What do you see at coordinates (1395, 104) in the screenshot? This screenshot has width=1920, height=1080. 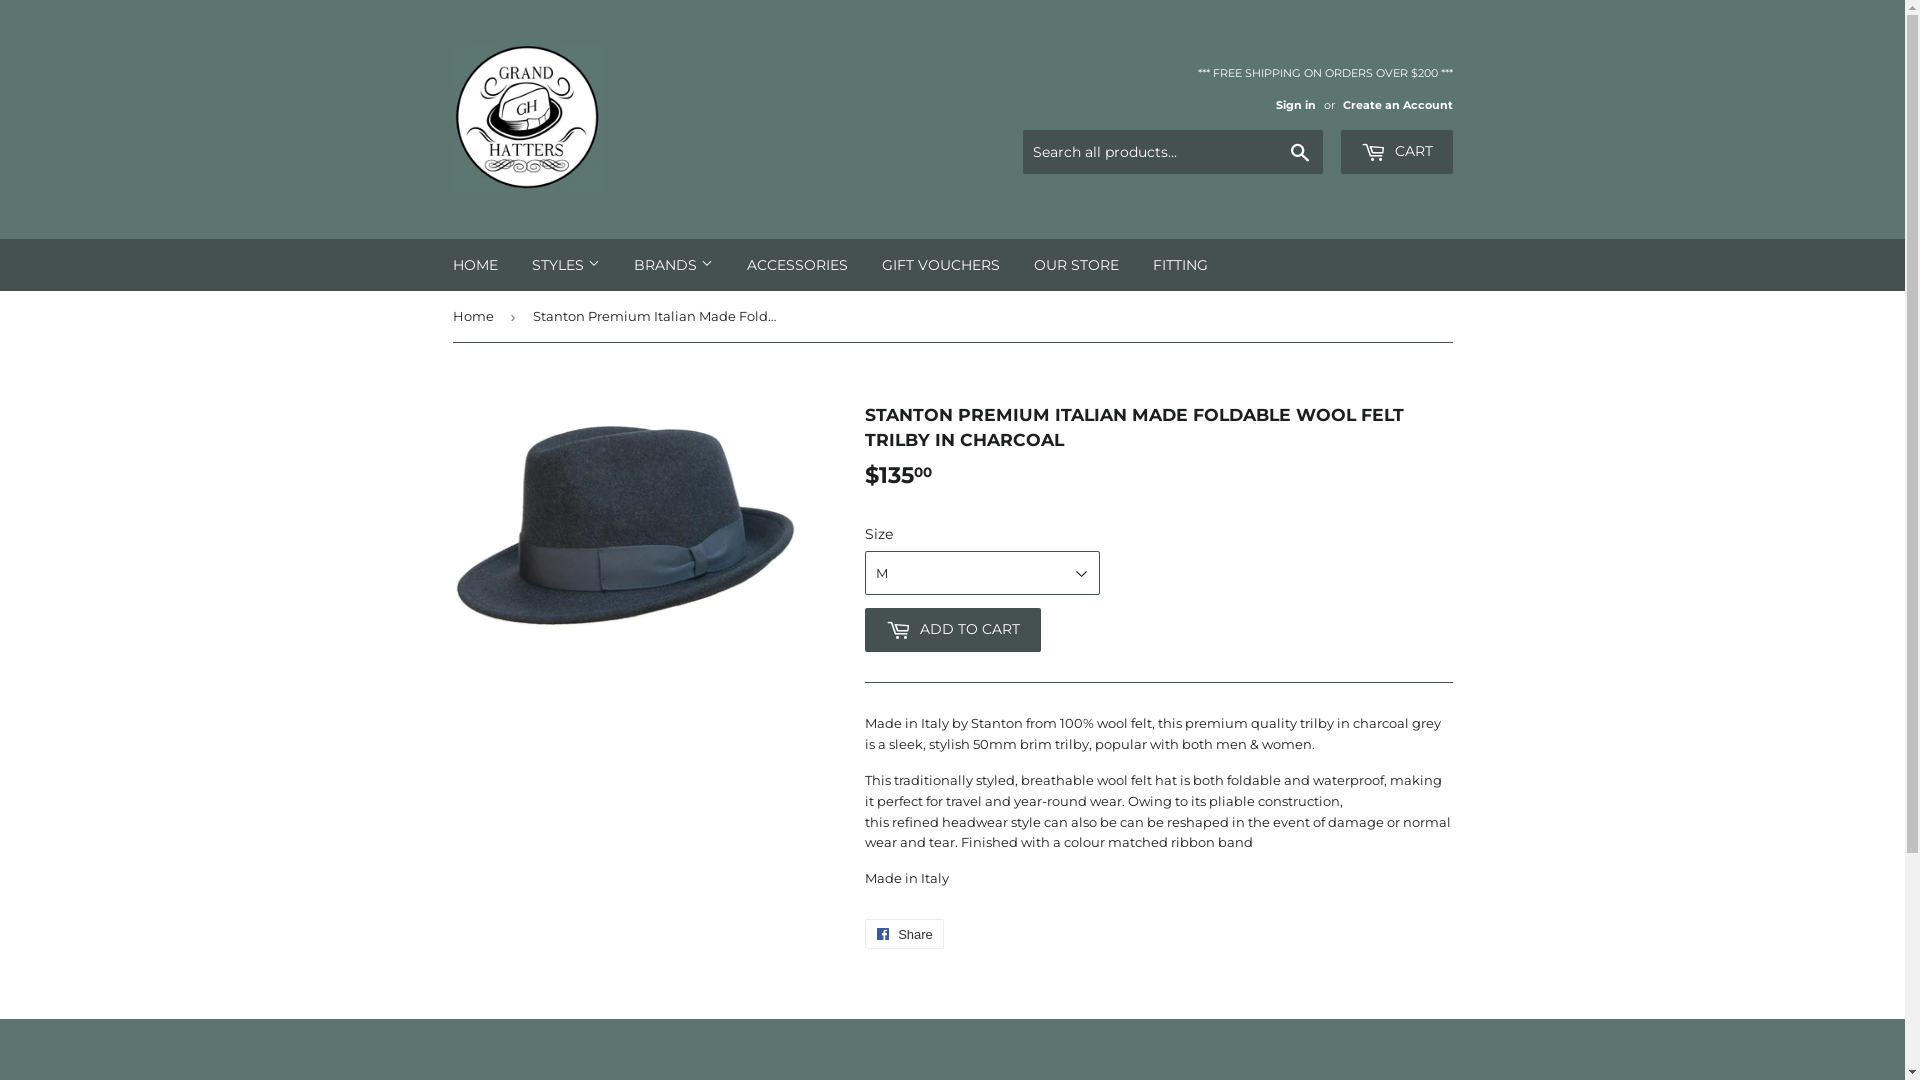 I see `'Create an Account'` at bounding box center [1395, 104].